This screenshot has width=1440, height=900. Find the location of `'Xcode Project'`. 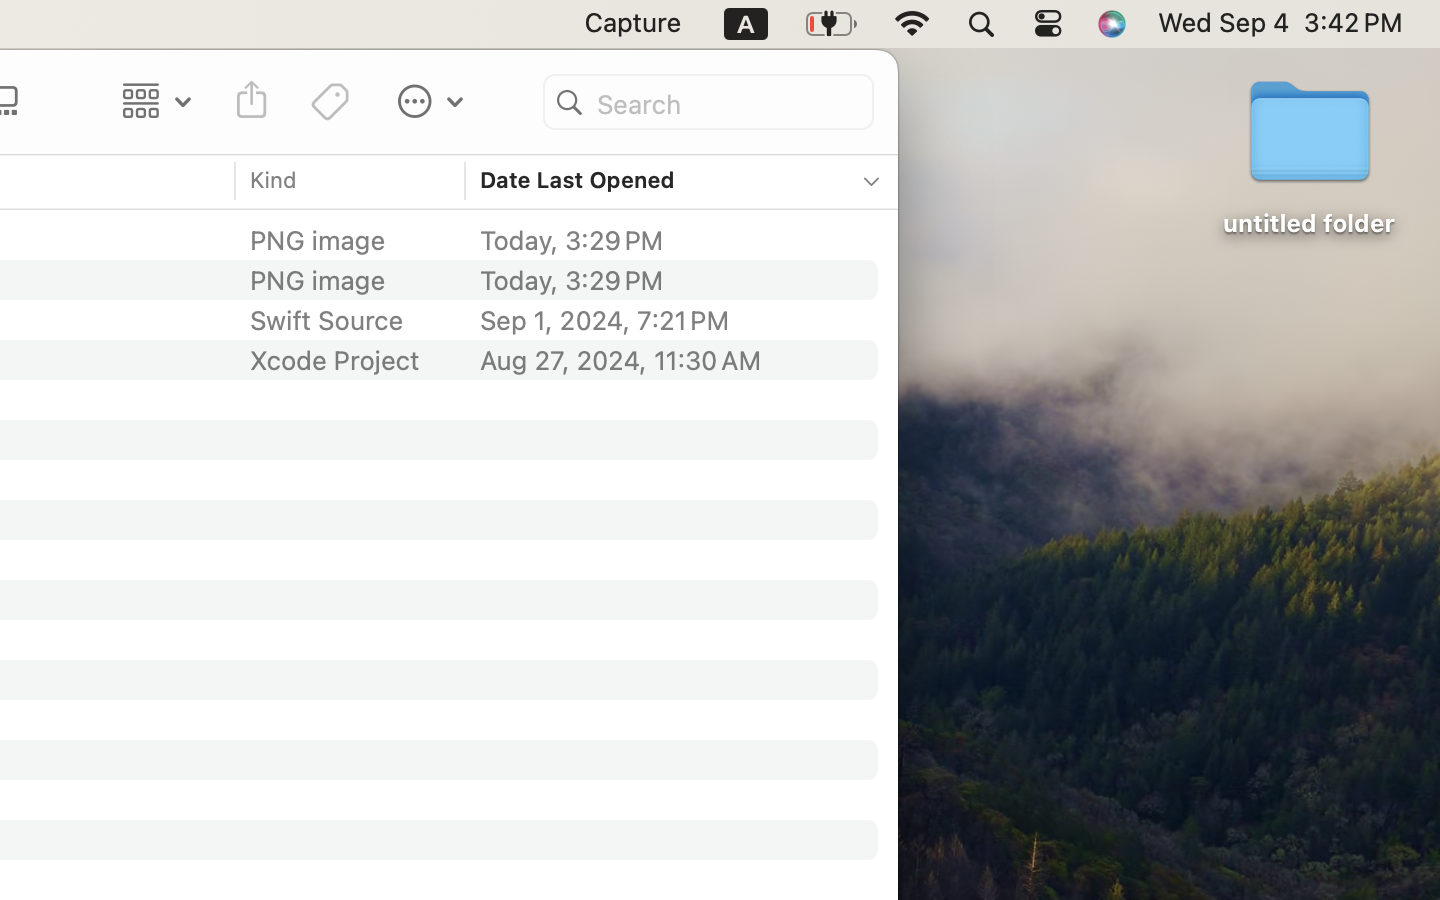

'Xcode Project' is located at coordinates (334, 360).